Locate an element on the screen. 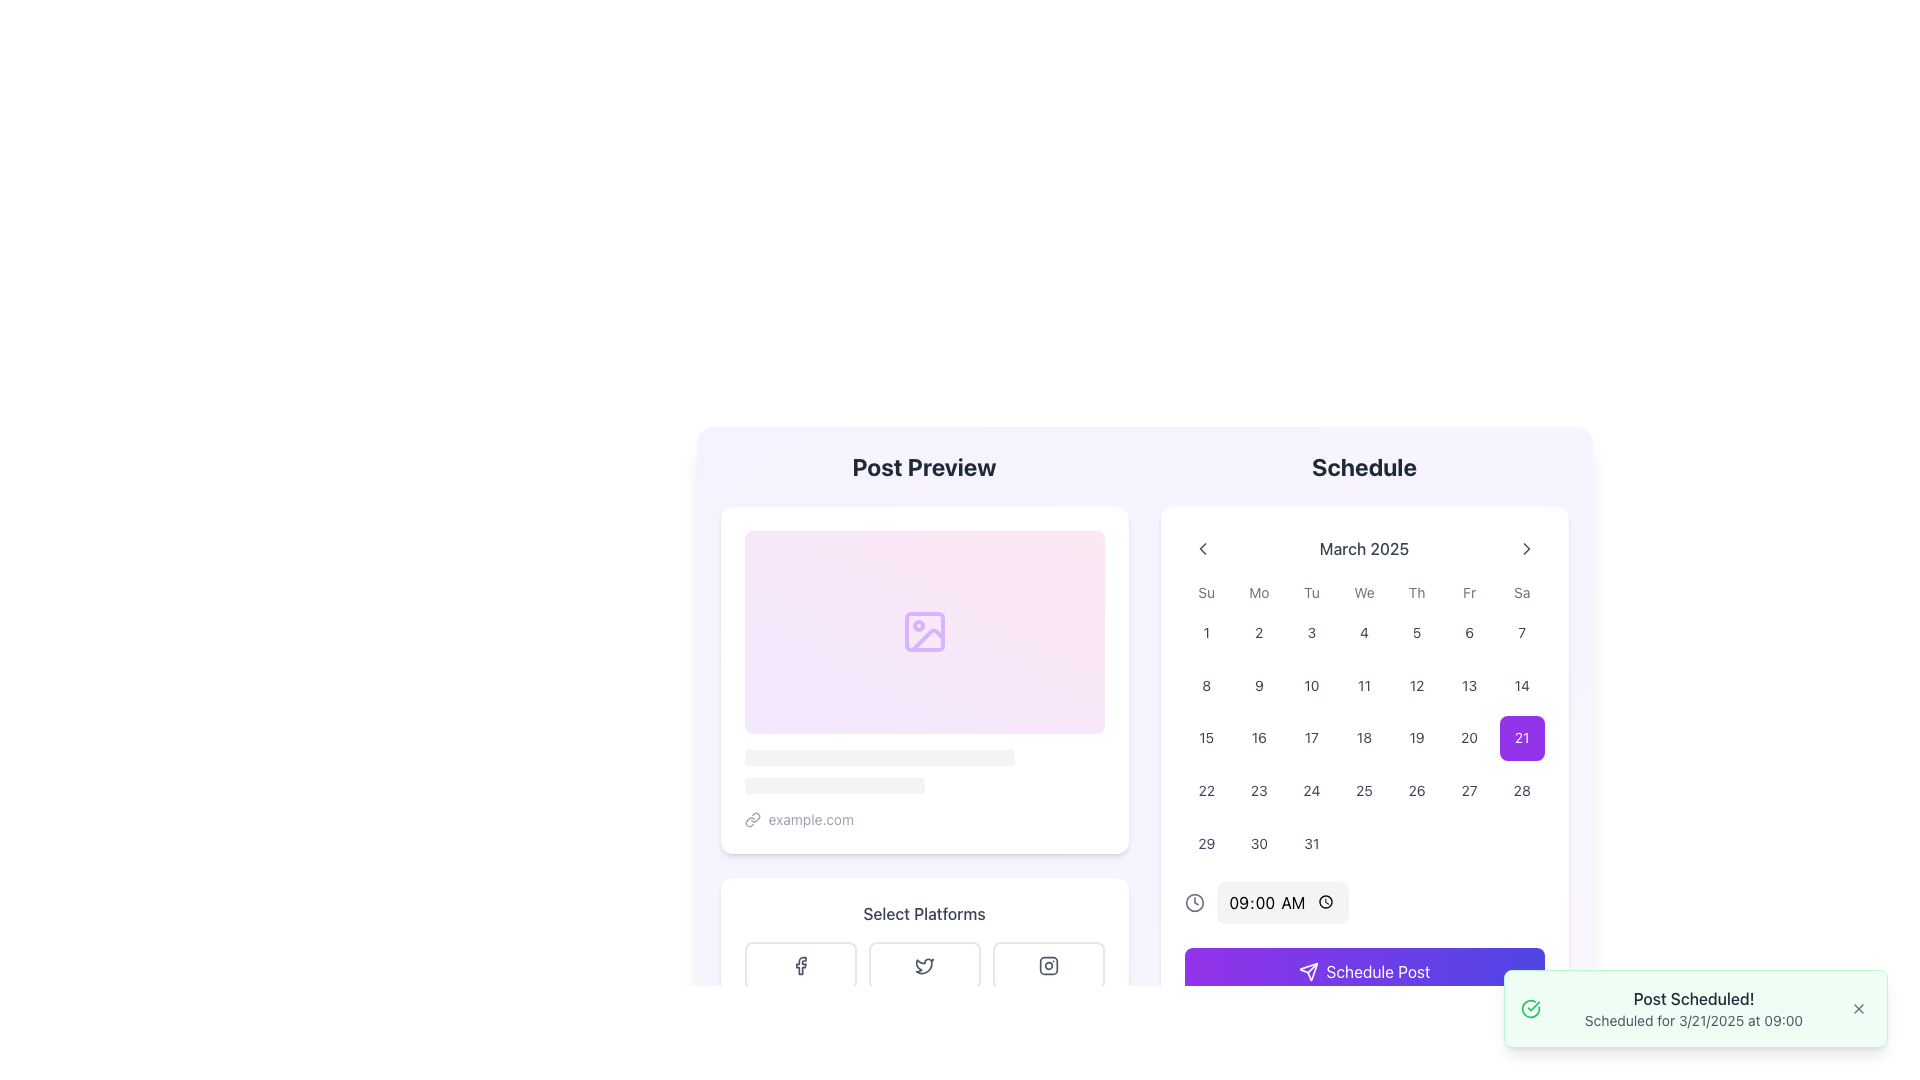  SVG Circle that visually represents the outer circular boundary of the clock icon located next to the time '09:00 AM' in the Schedule section is located at coordinates (1194, 902).